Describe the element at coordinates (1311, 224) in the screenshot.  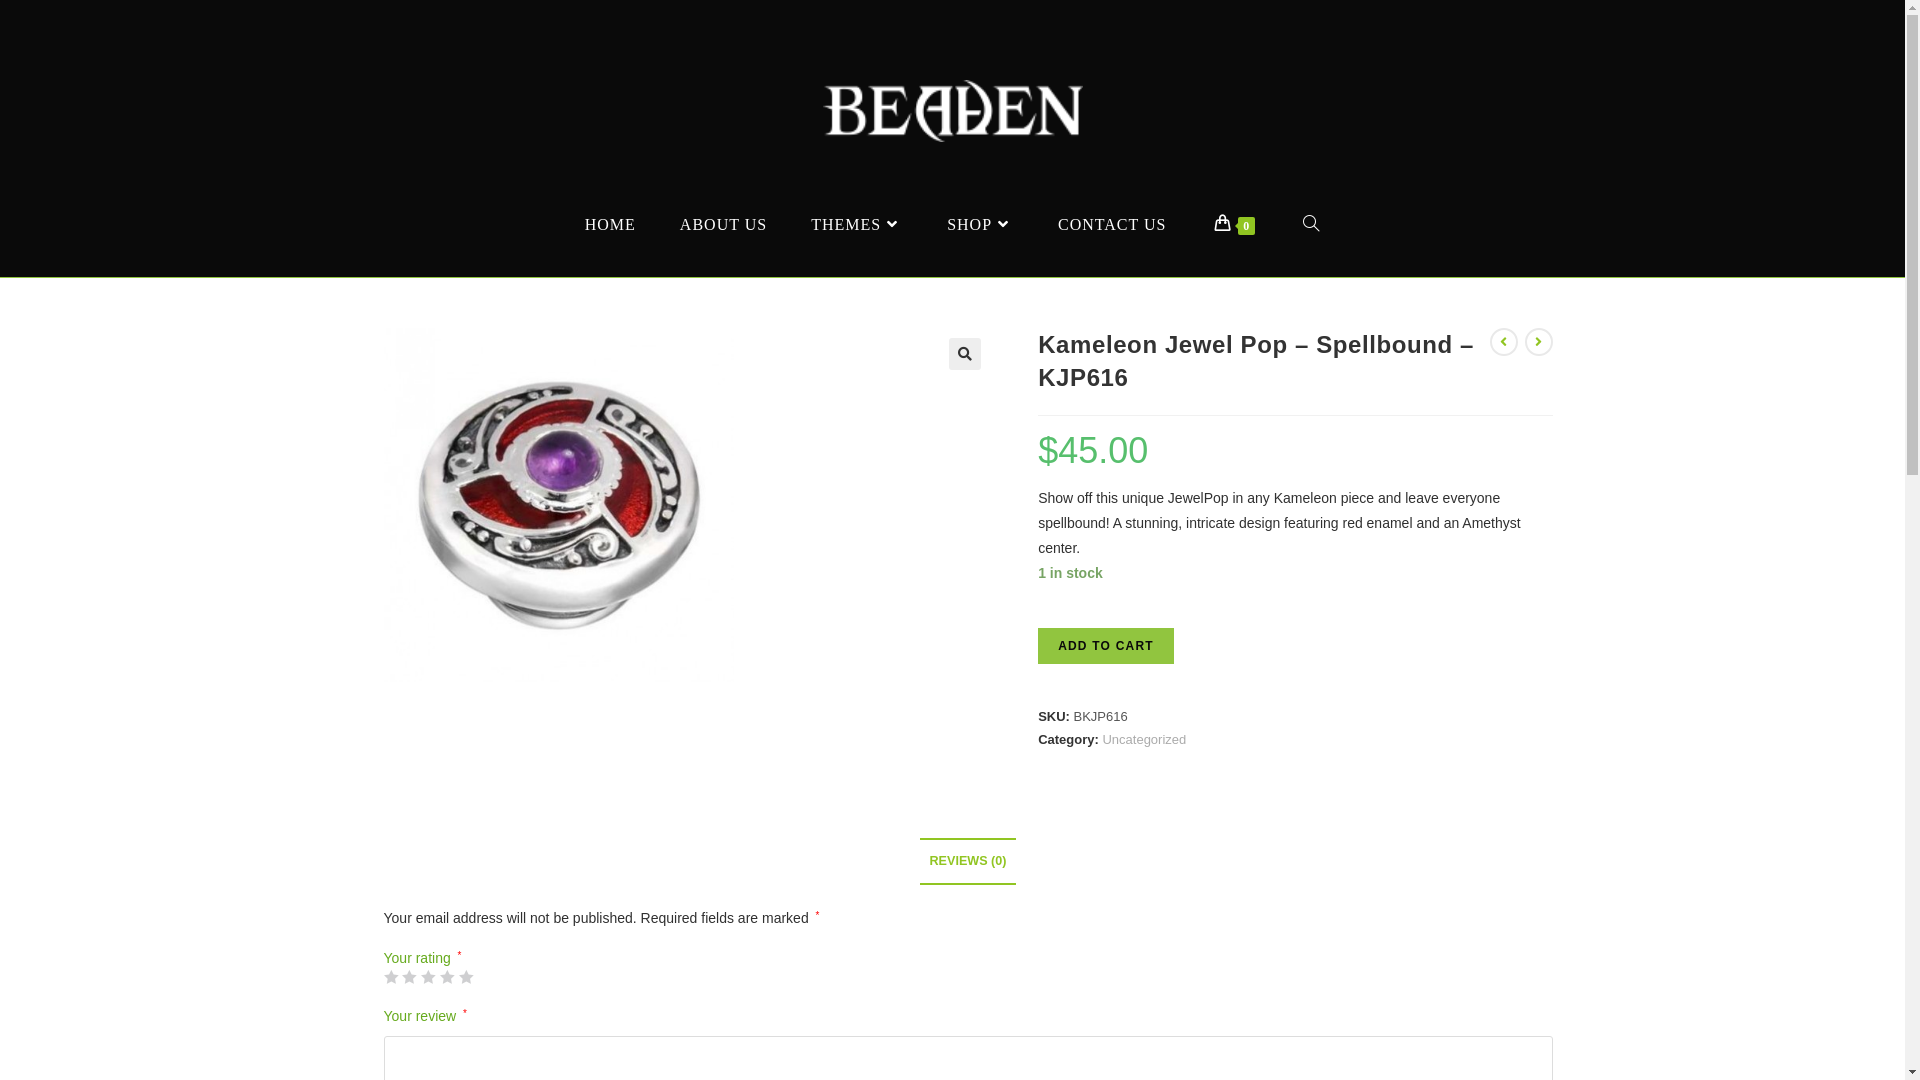
I see `'TOGGLE WEBSITE SEARCH'` at that location.